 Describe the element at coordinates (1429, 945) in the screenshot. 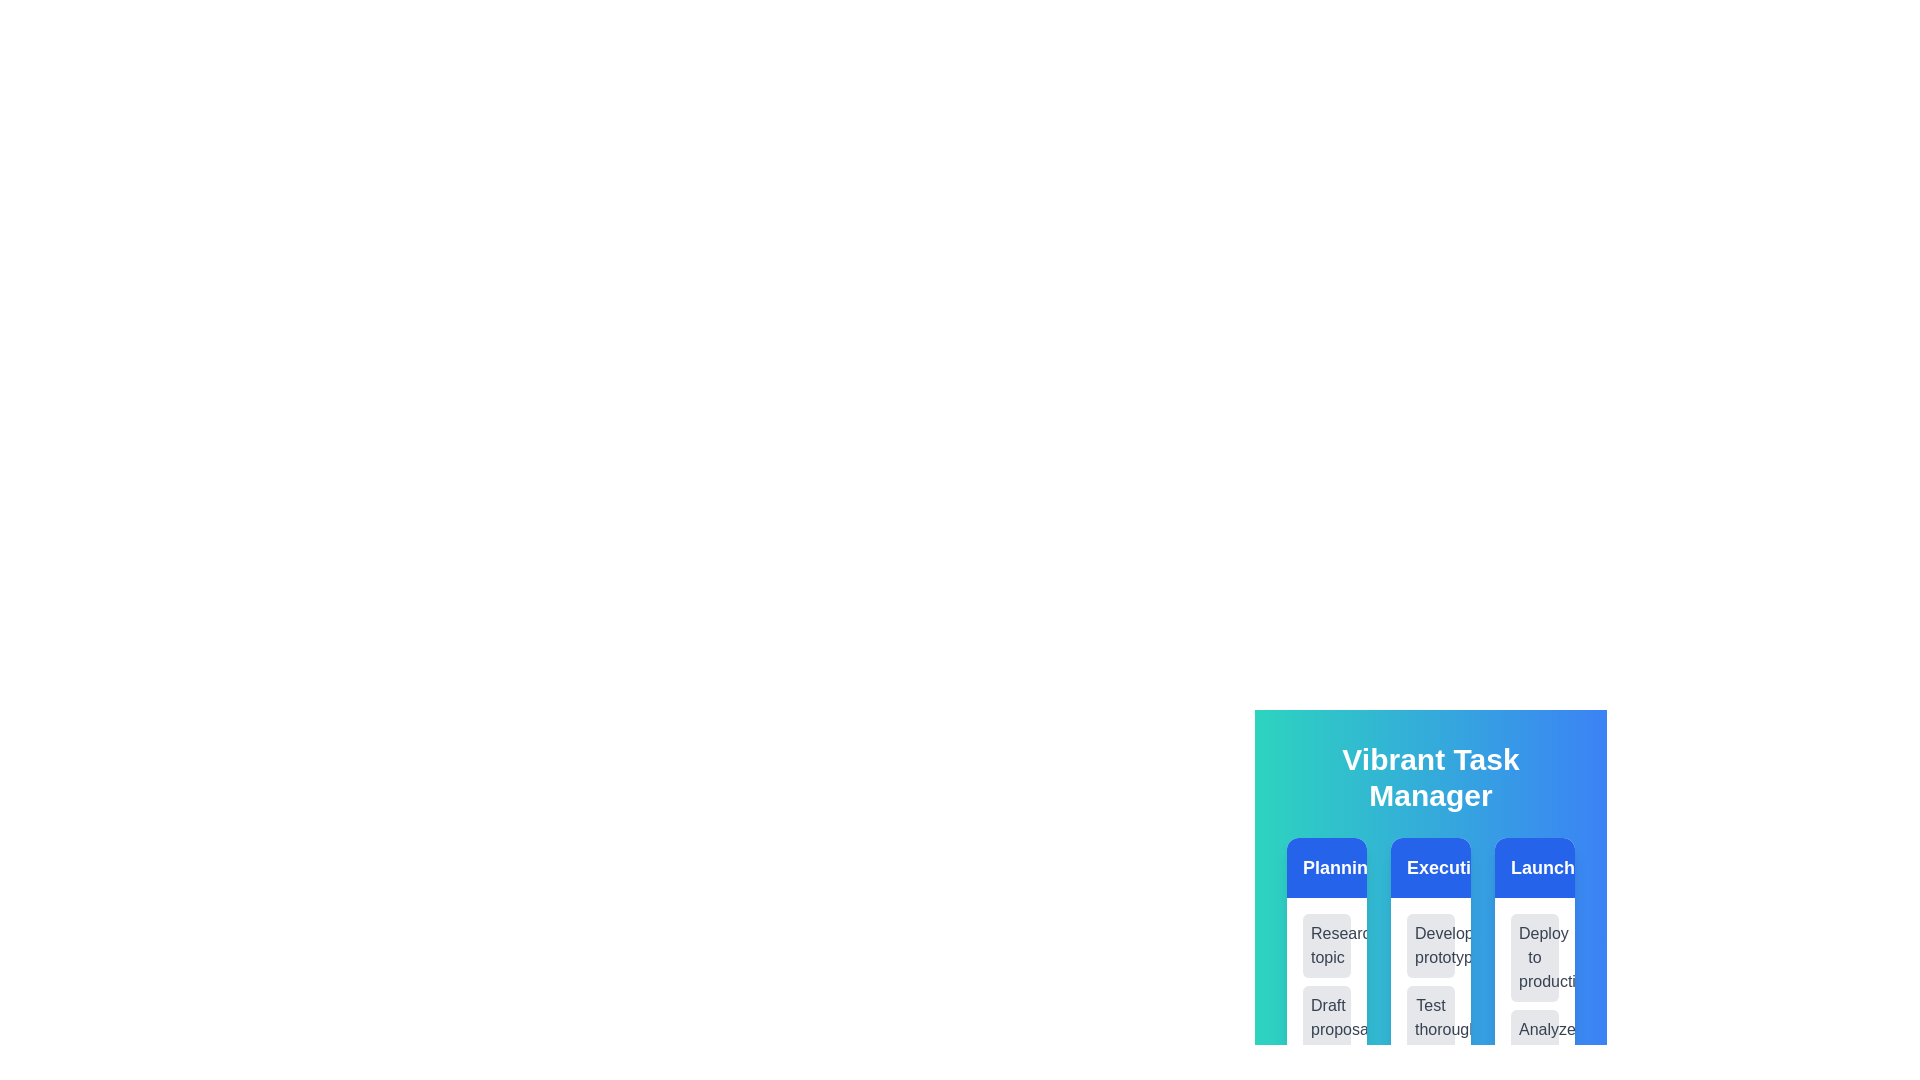

I see `text box labeled 'Develop prototype' which is the first item in the 'Execute' section, positioned above the 'Test thoroughly' item` at that location.